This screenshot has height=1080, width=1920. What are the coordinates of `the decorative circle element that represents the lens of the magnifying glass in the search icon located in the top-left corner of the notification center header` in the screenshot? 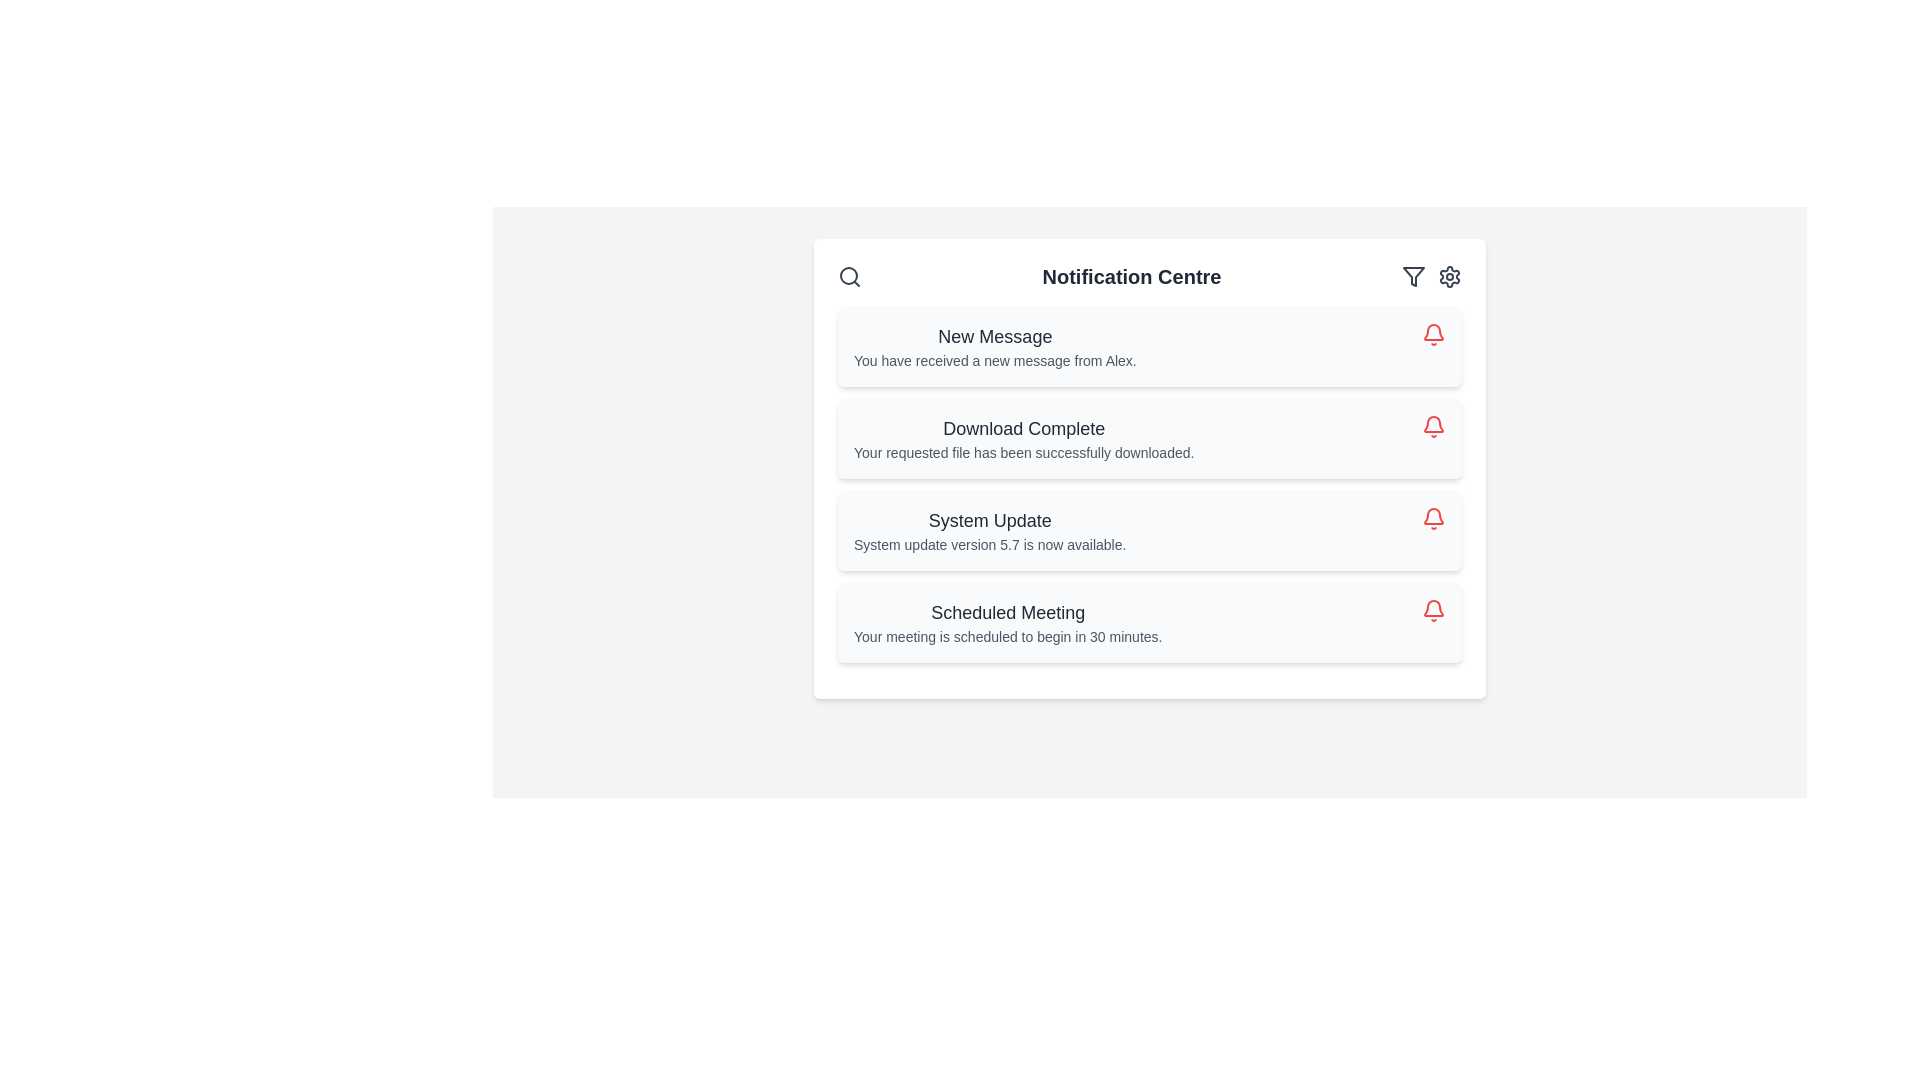 It's located at (849, 276).